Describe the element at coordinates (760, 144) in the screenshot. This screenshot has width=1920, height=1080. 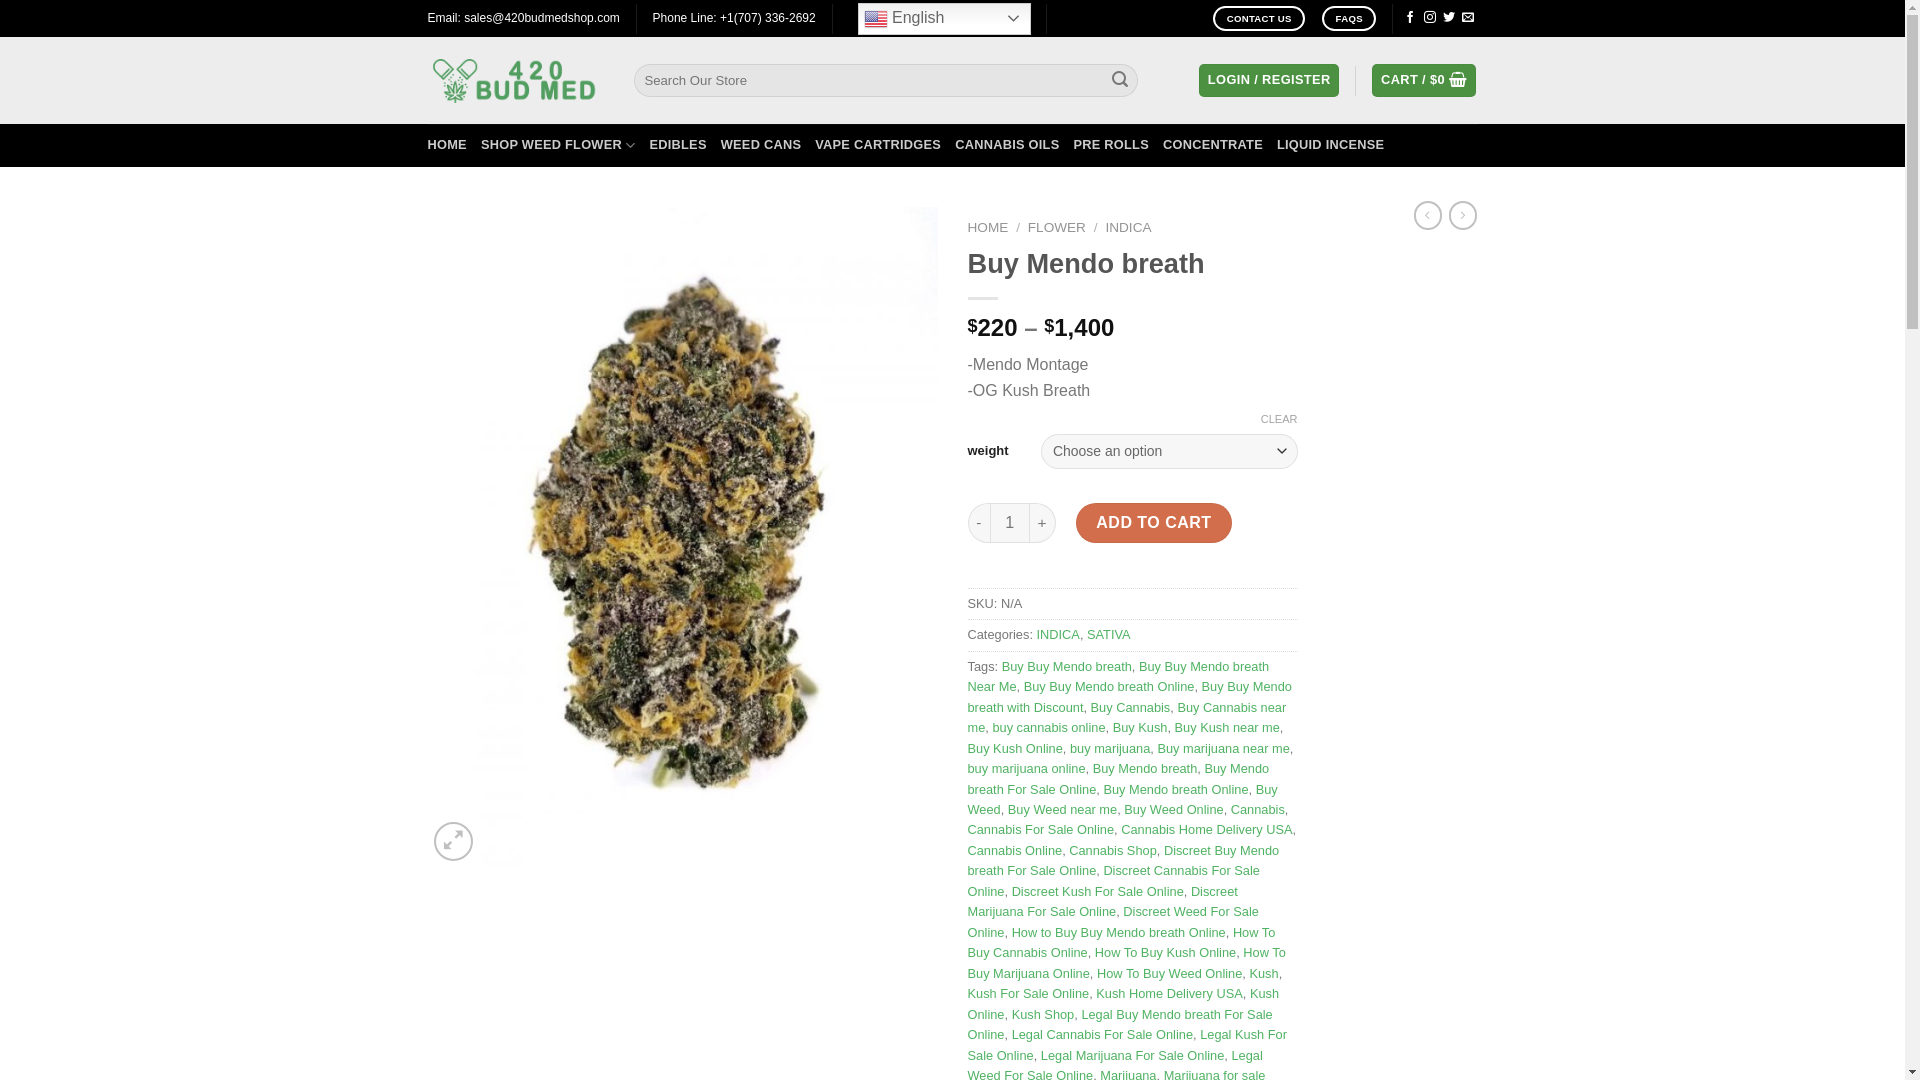
I see `'WEED CANS'` at that location.